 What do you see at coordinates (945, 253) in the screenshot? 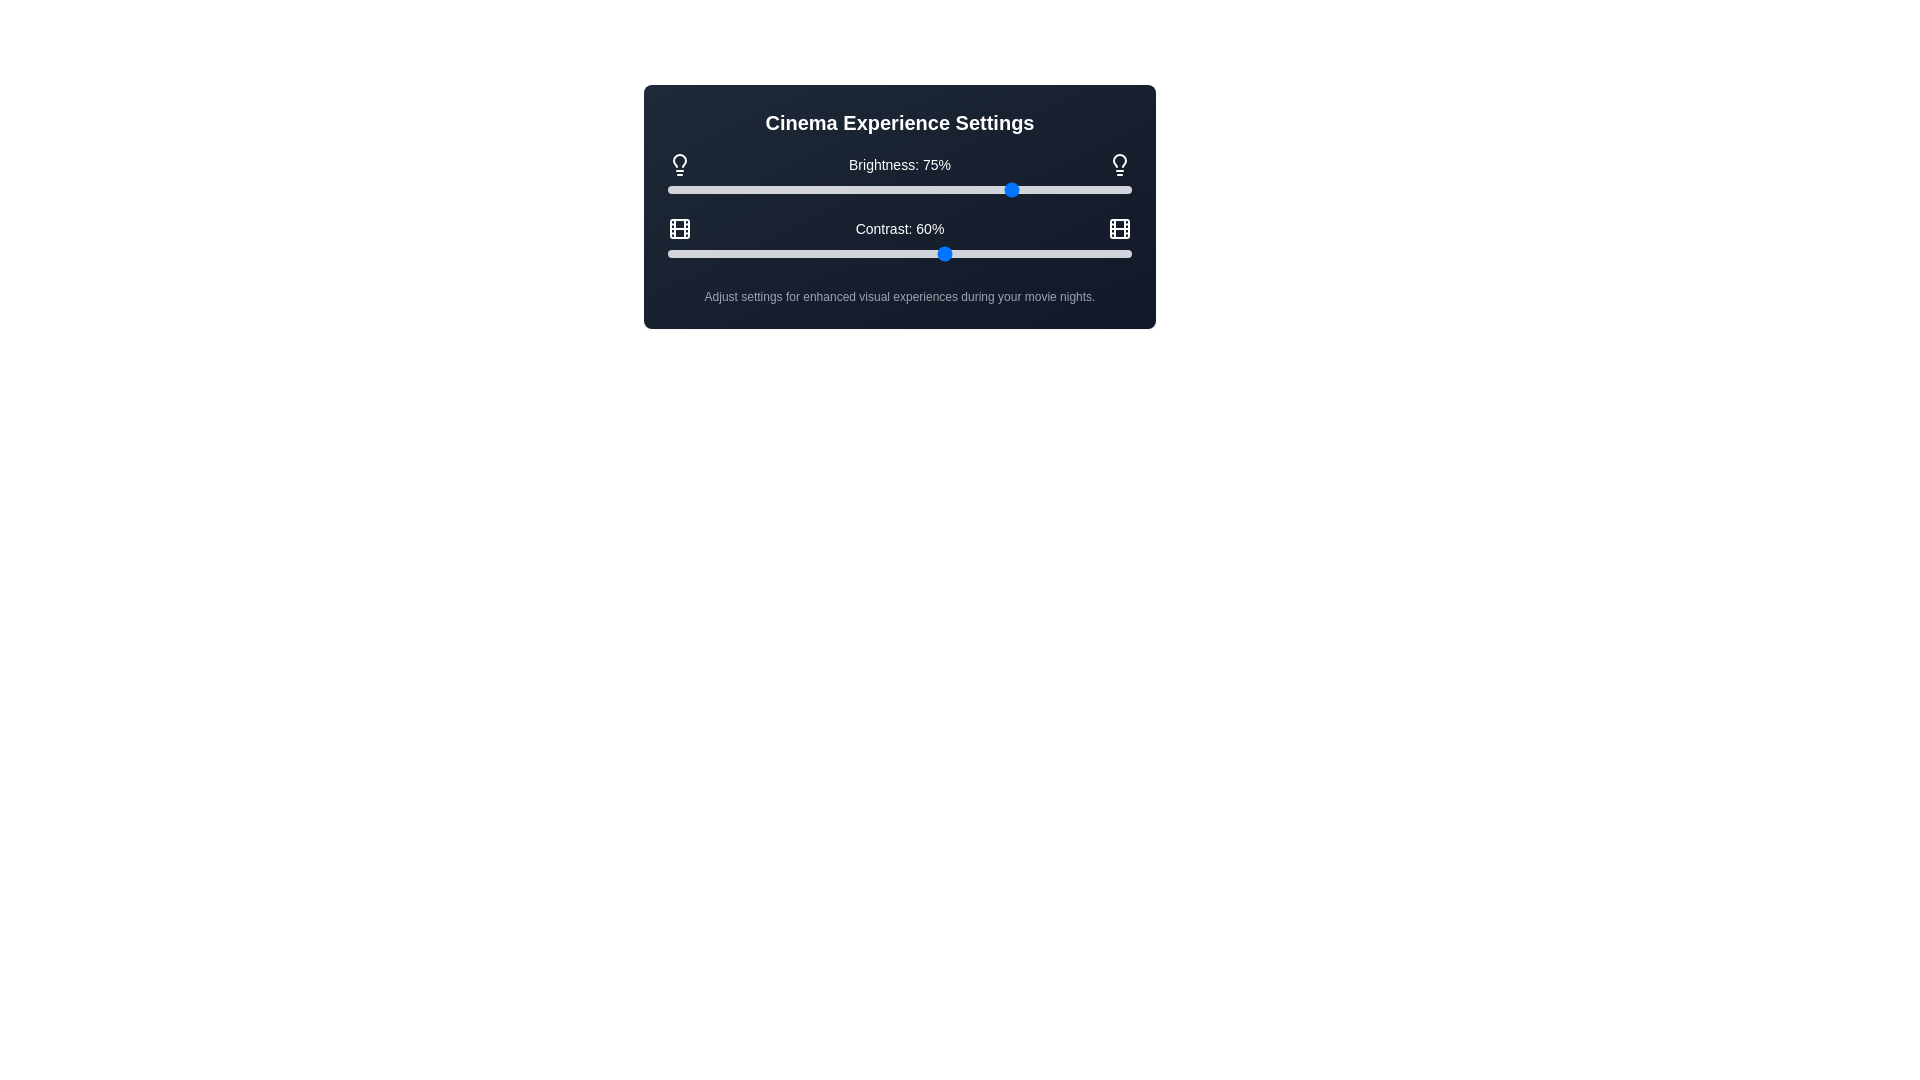
I see `the contrast slider to 60%` at bounding box center [945, 253].